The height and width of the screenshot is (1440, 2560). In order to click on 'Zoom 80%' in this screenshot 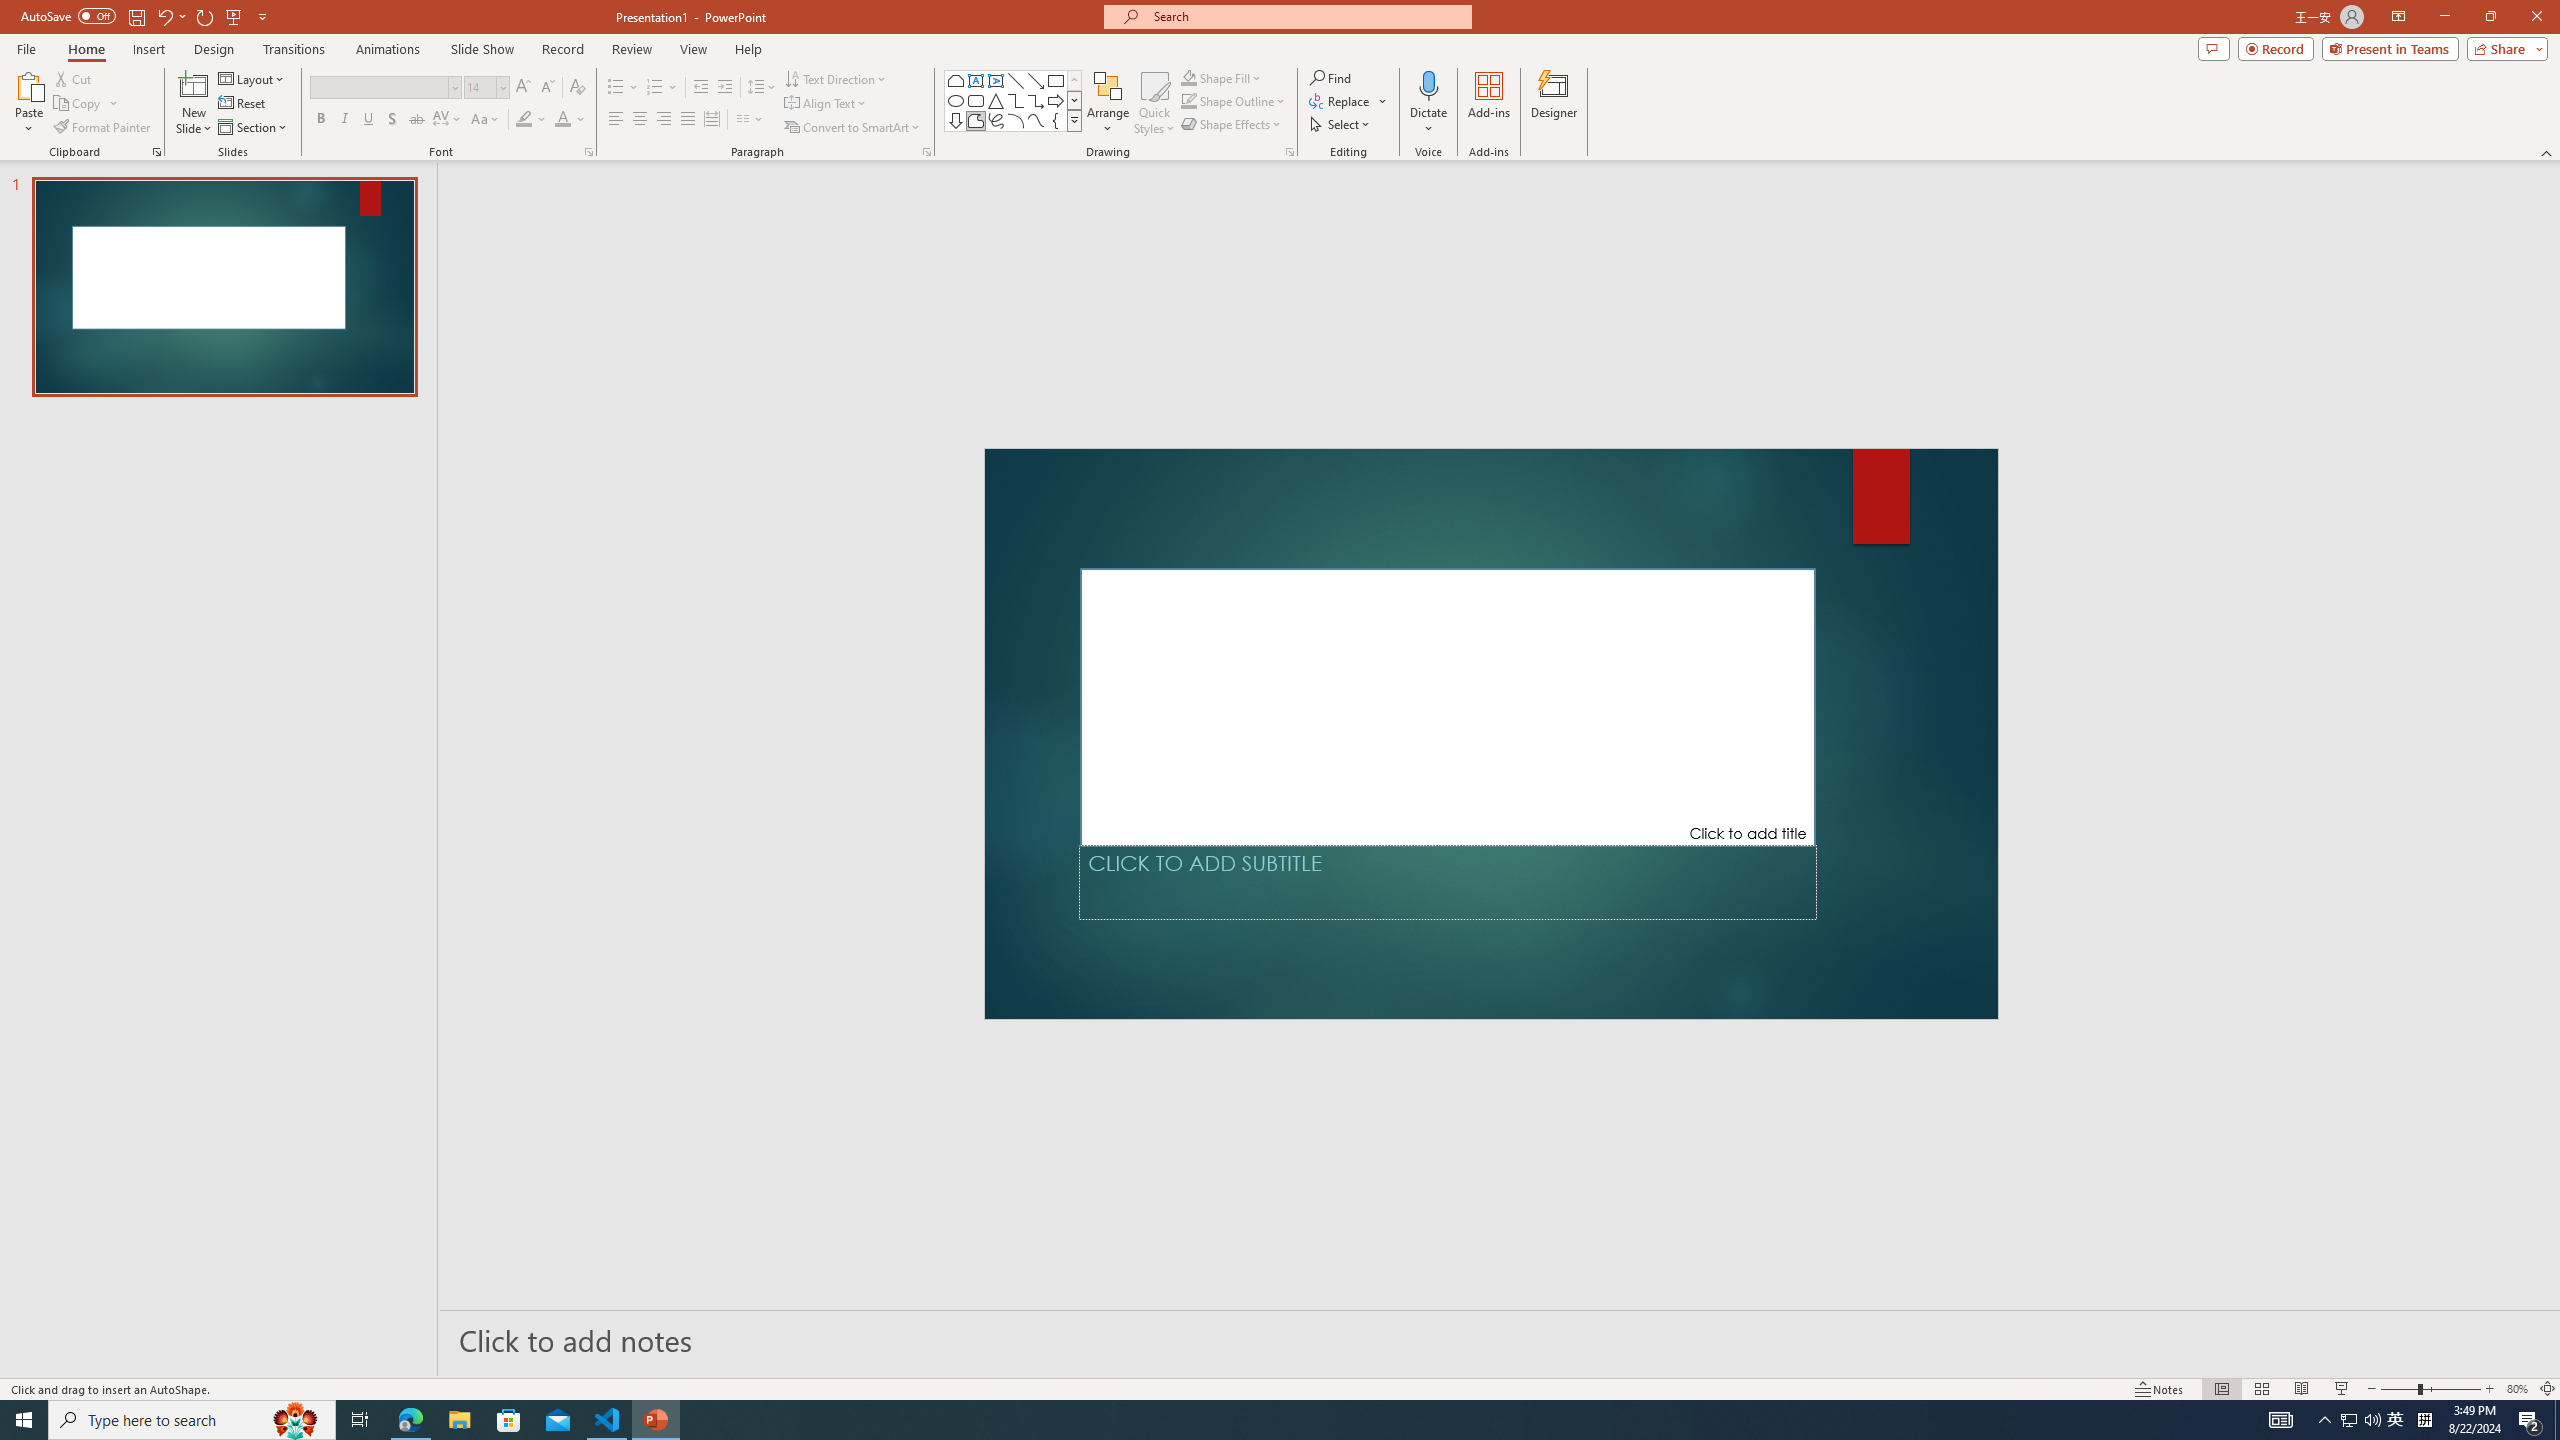, I will do `click(2516, 1389)`.